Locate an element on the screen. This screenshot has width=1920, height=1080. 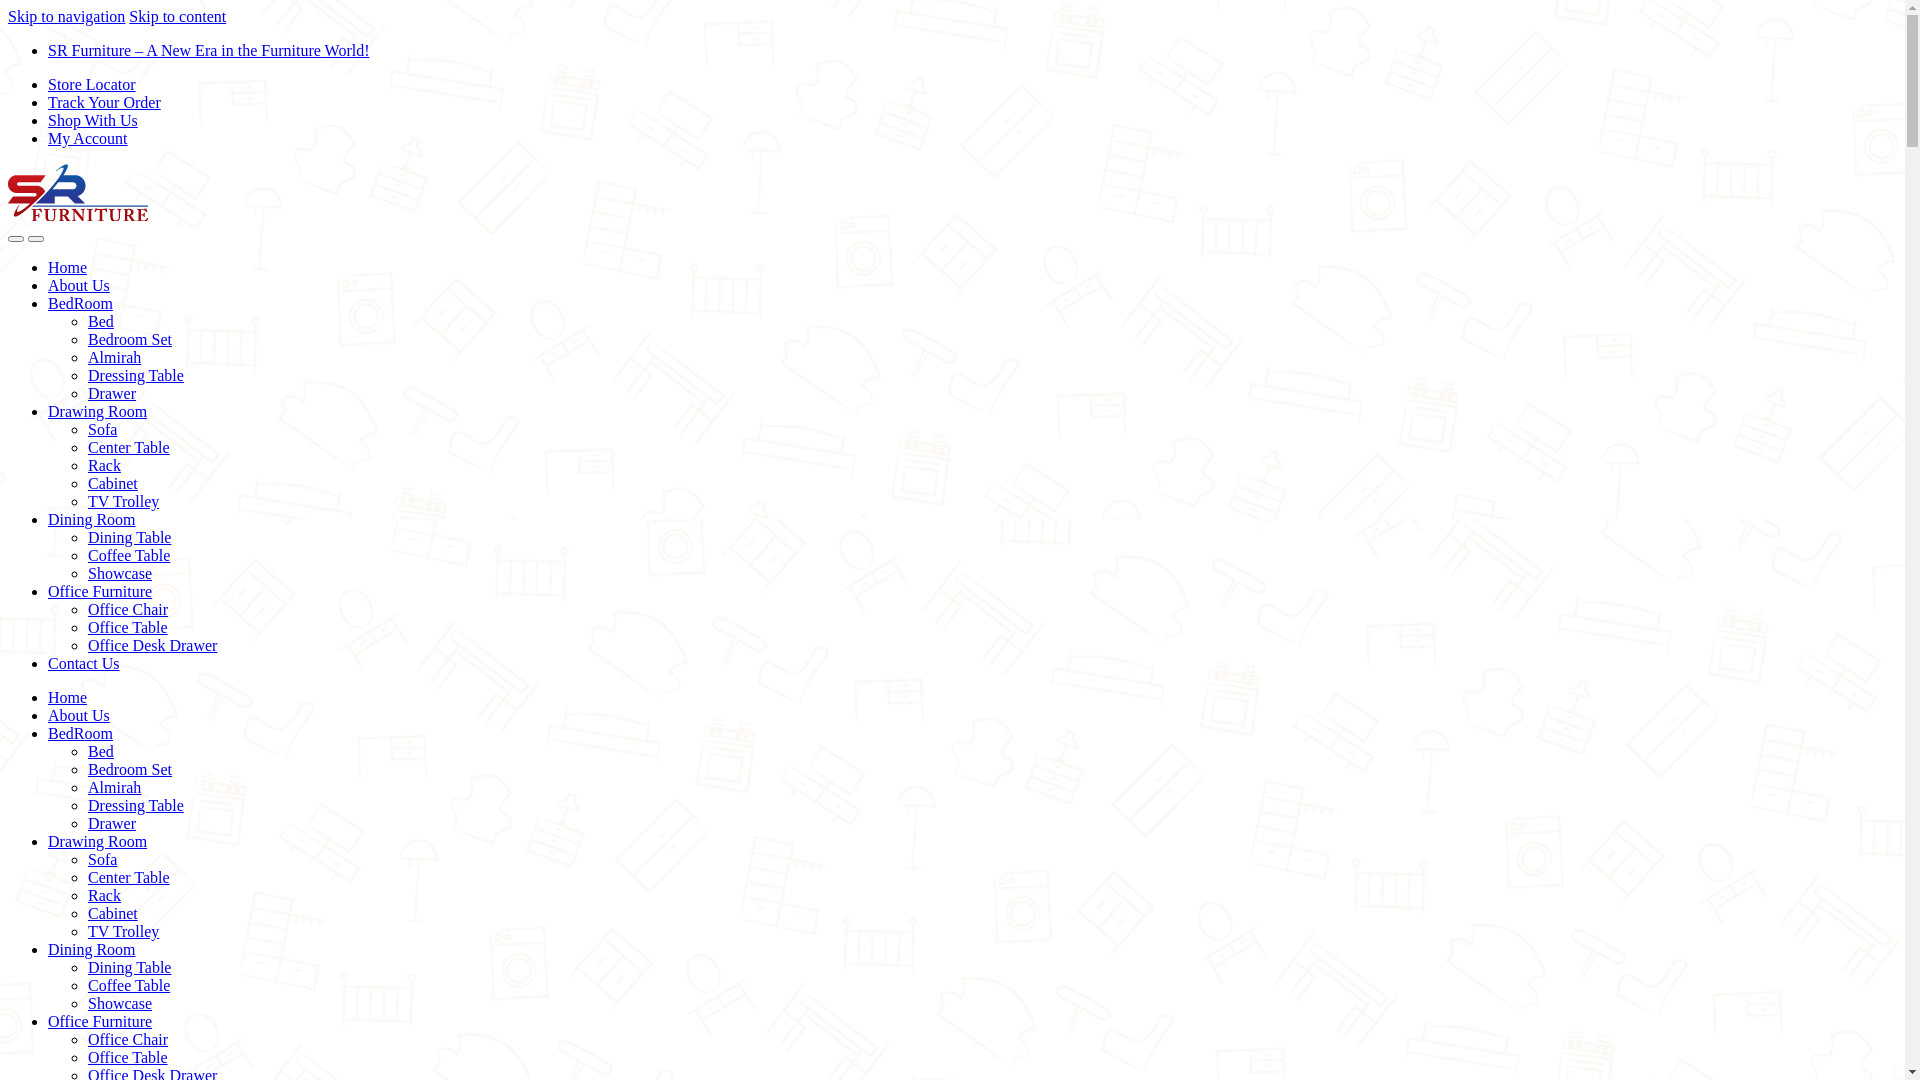
'Dining Room' is located at coordinates (90, 518).